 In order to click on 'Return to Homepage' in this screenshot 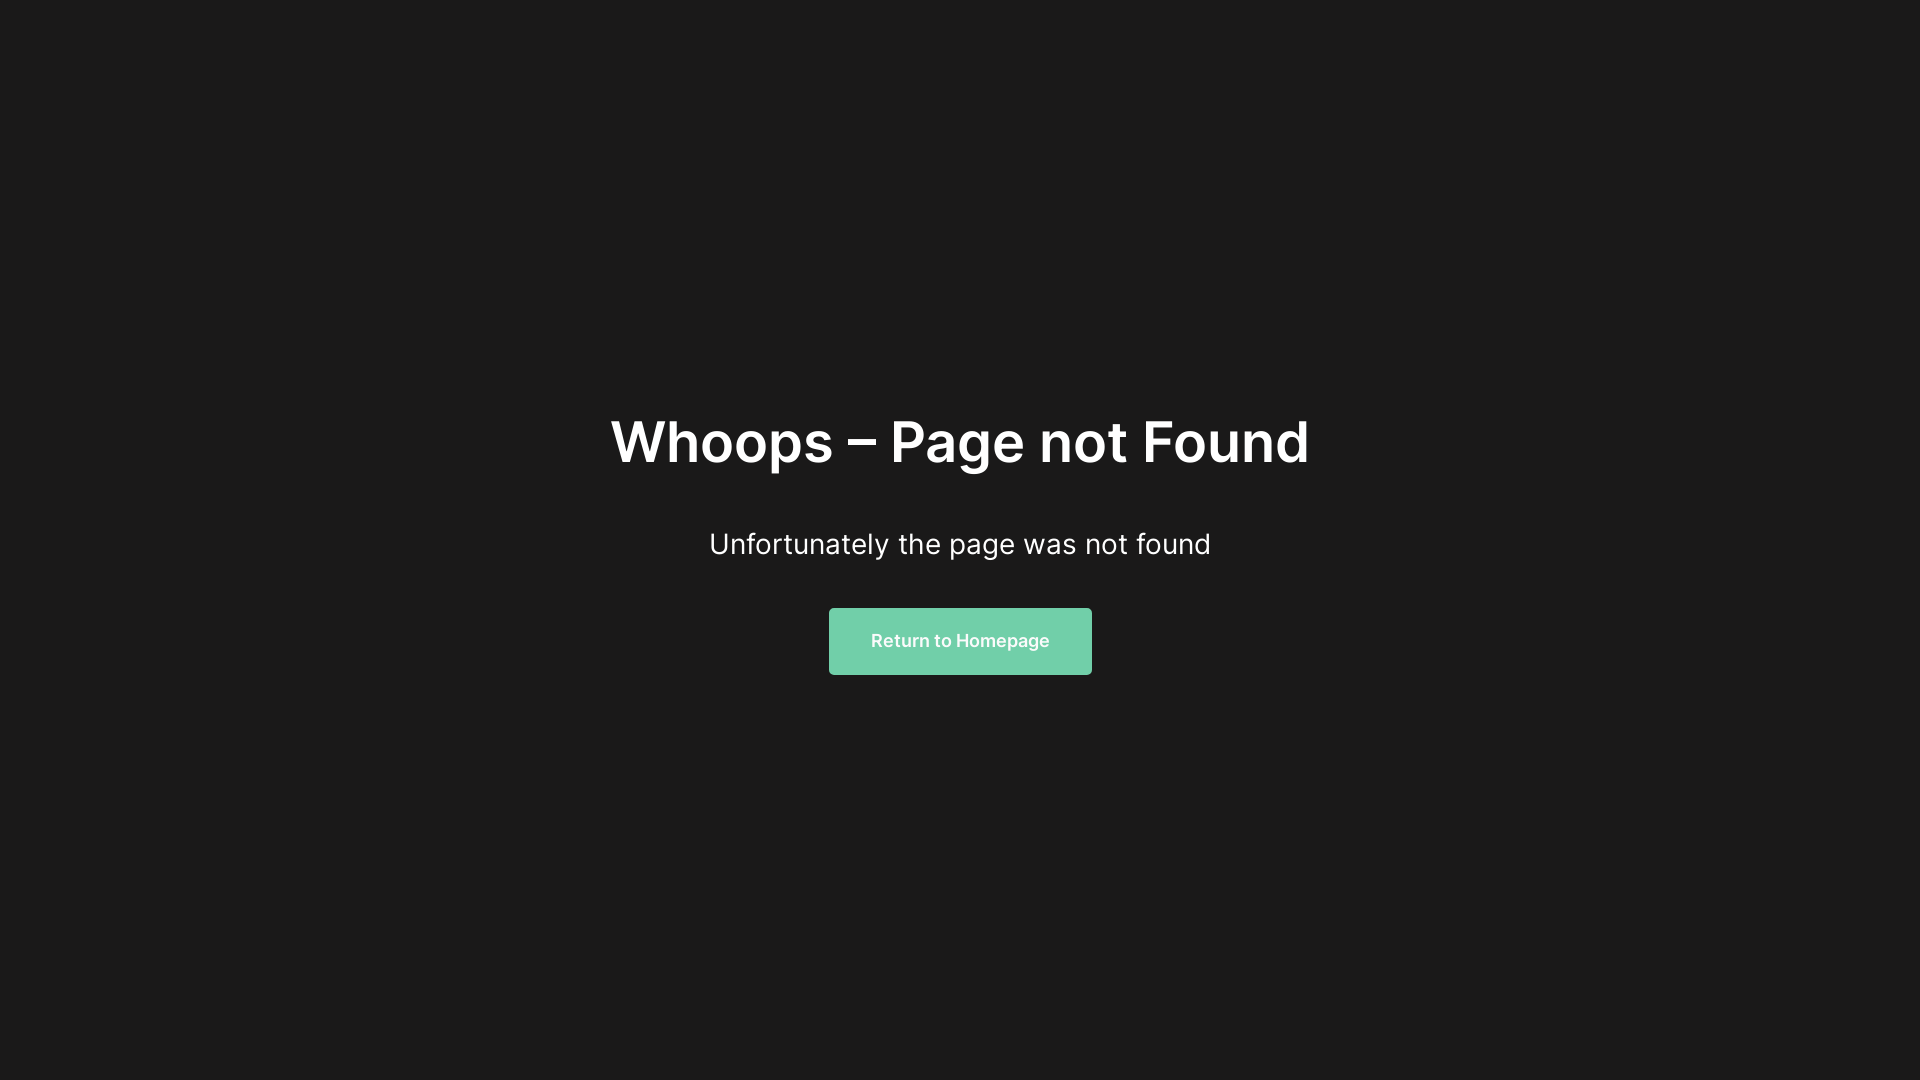, I will do `click(958, 641)`.